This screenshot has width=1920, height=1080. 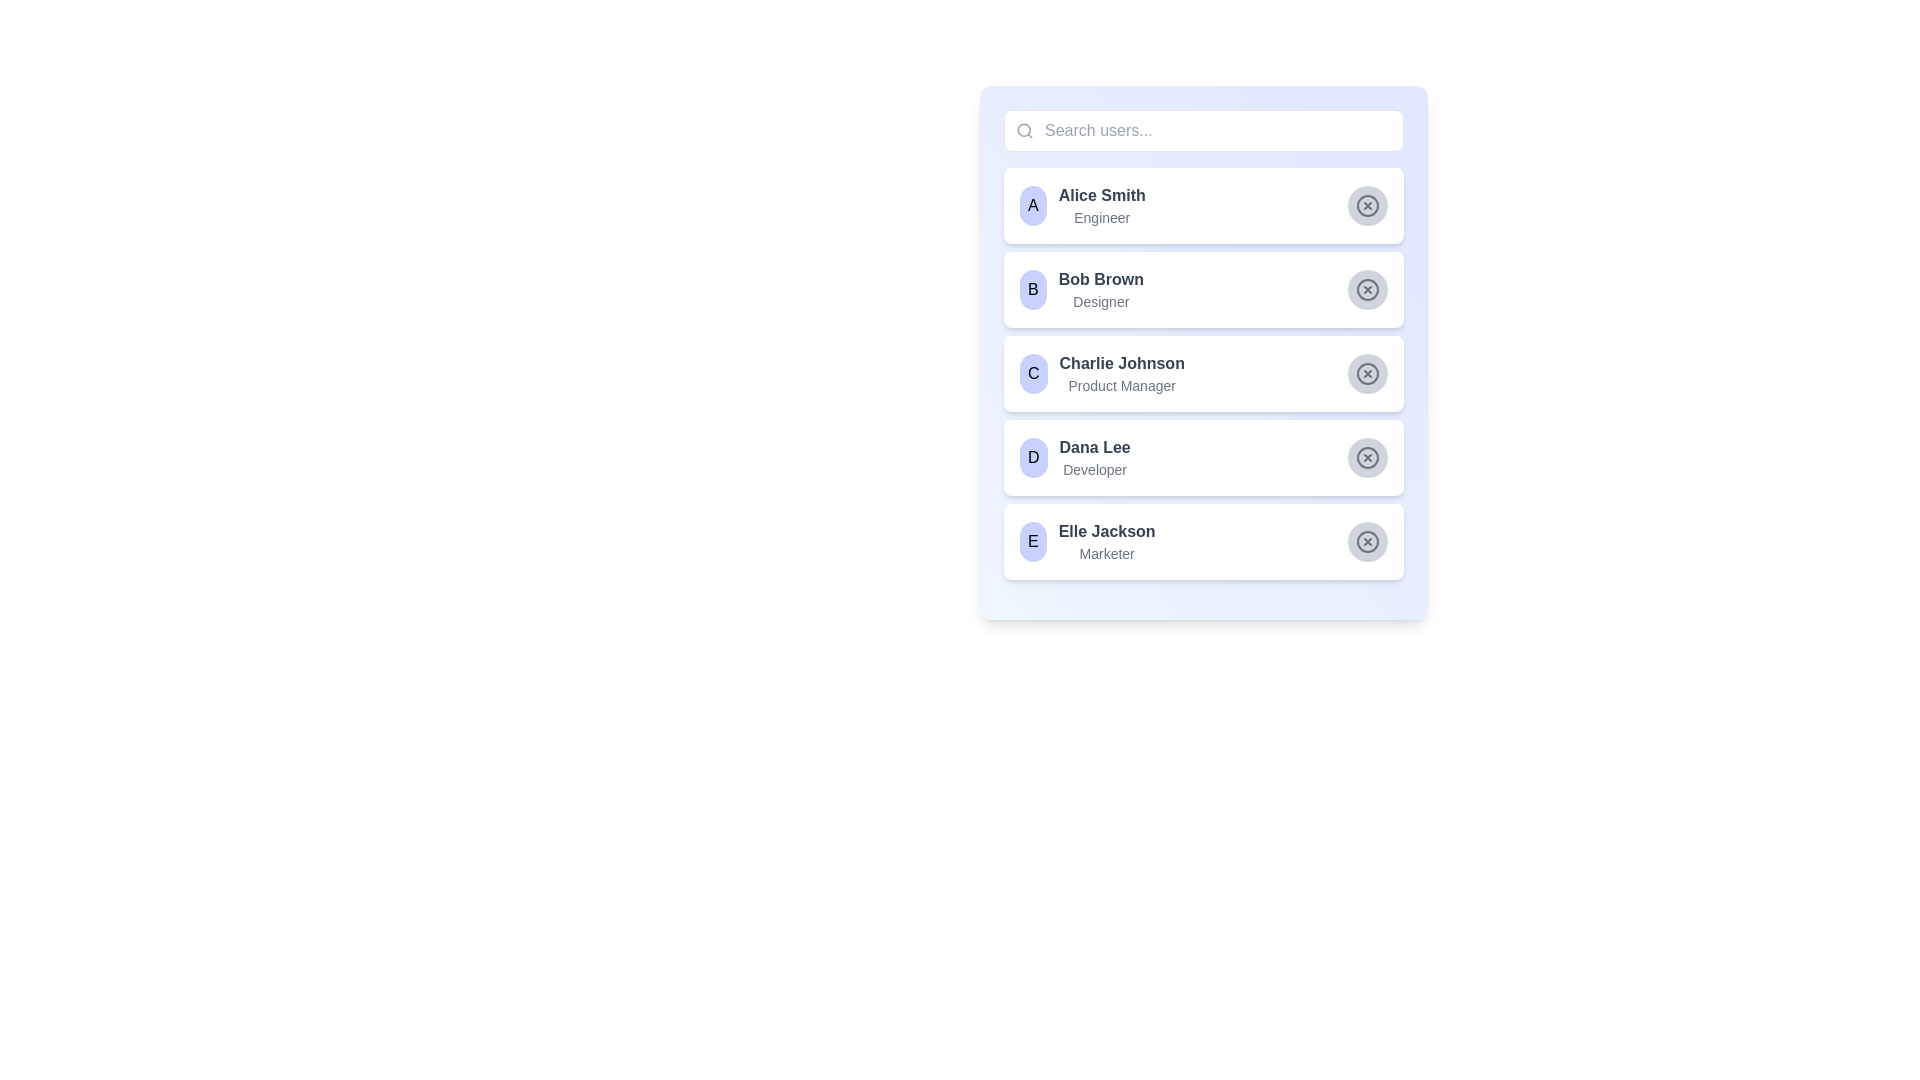 I want to click on the circular badge with a light indigo background and the letter 'A' in black, bold text, located at the topmost entry of a vertical list, preceding 'Alice Smith' and 'Engineer', so click(x=1033, y=205).